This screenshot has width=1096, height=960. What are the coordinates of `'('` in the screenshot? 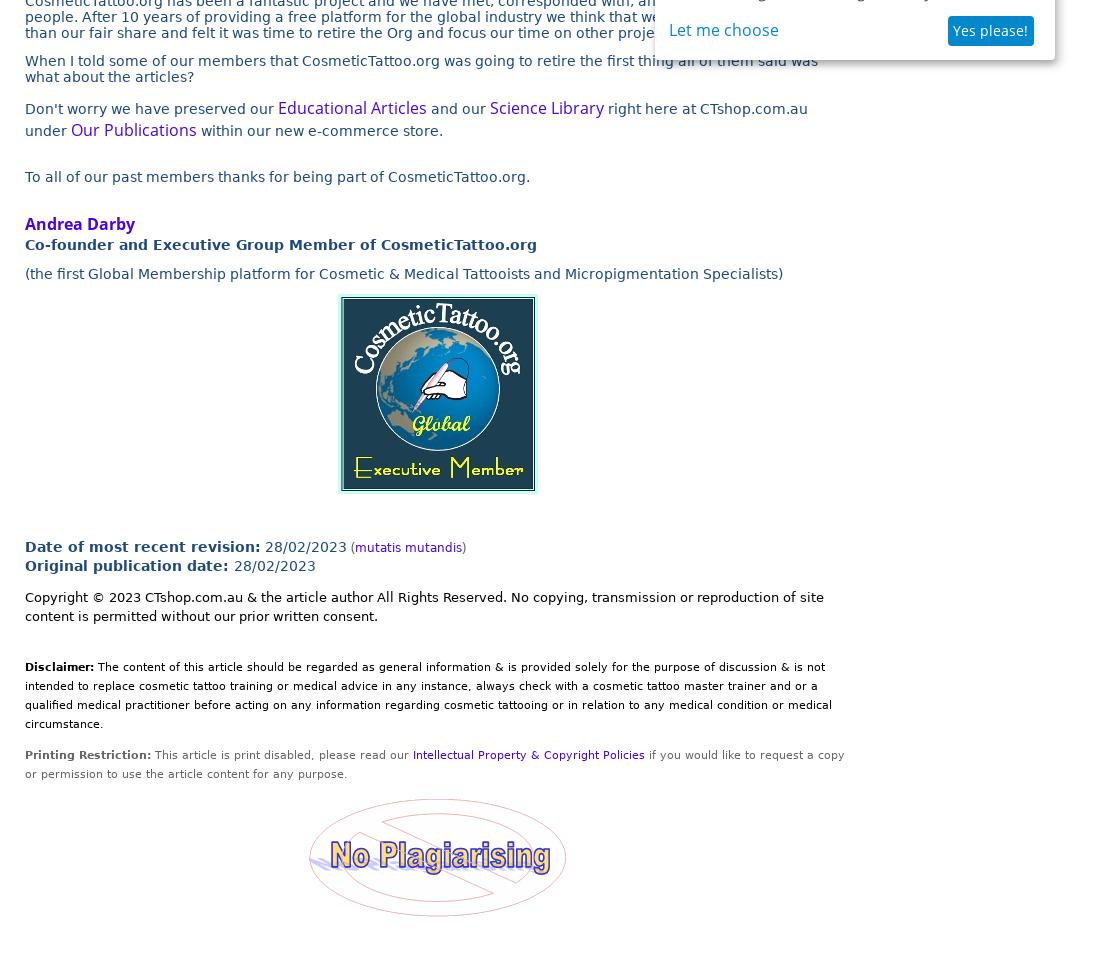 It's located at (350, 545).